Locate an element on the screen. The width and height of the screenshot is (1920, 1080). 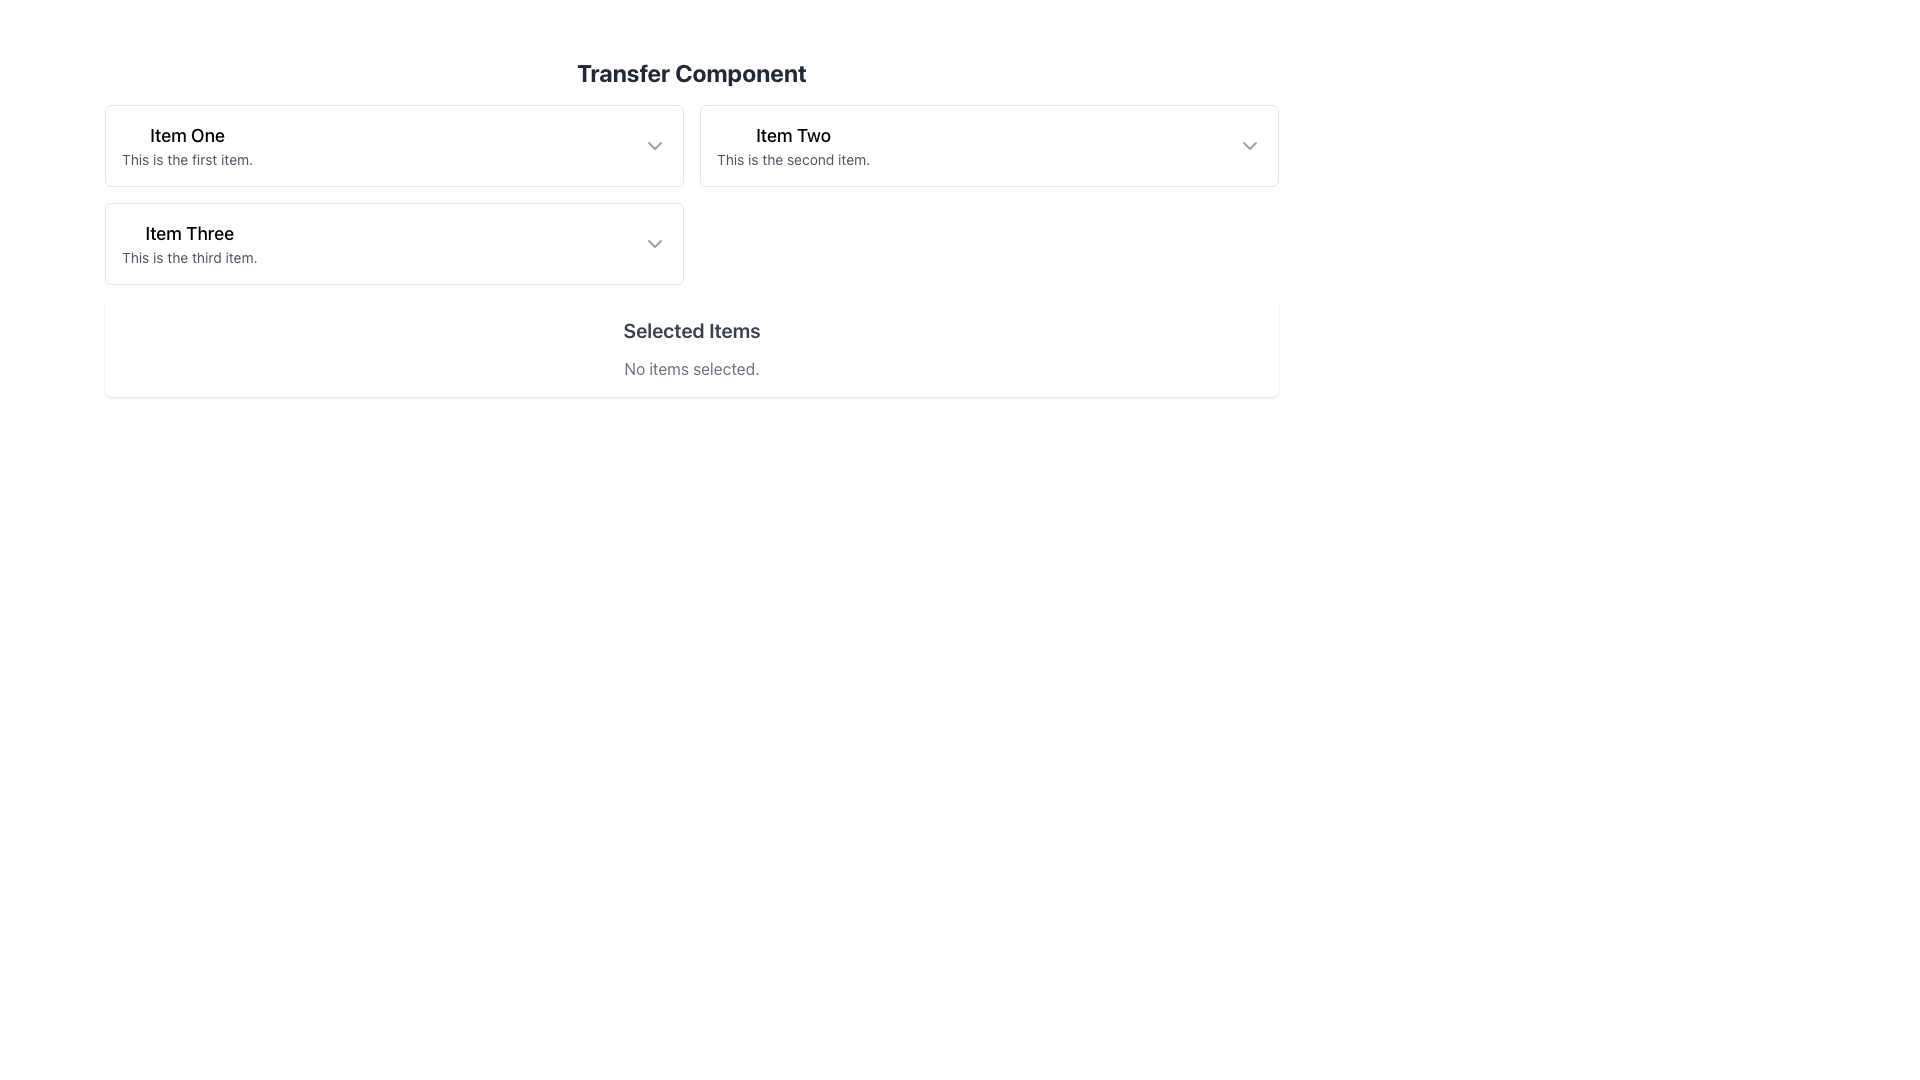
the text label summarizing 'Item One', which is located above 'Item Three' and has a dropdown icon on the right is located at coordinates (187, 145).